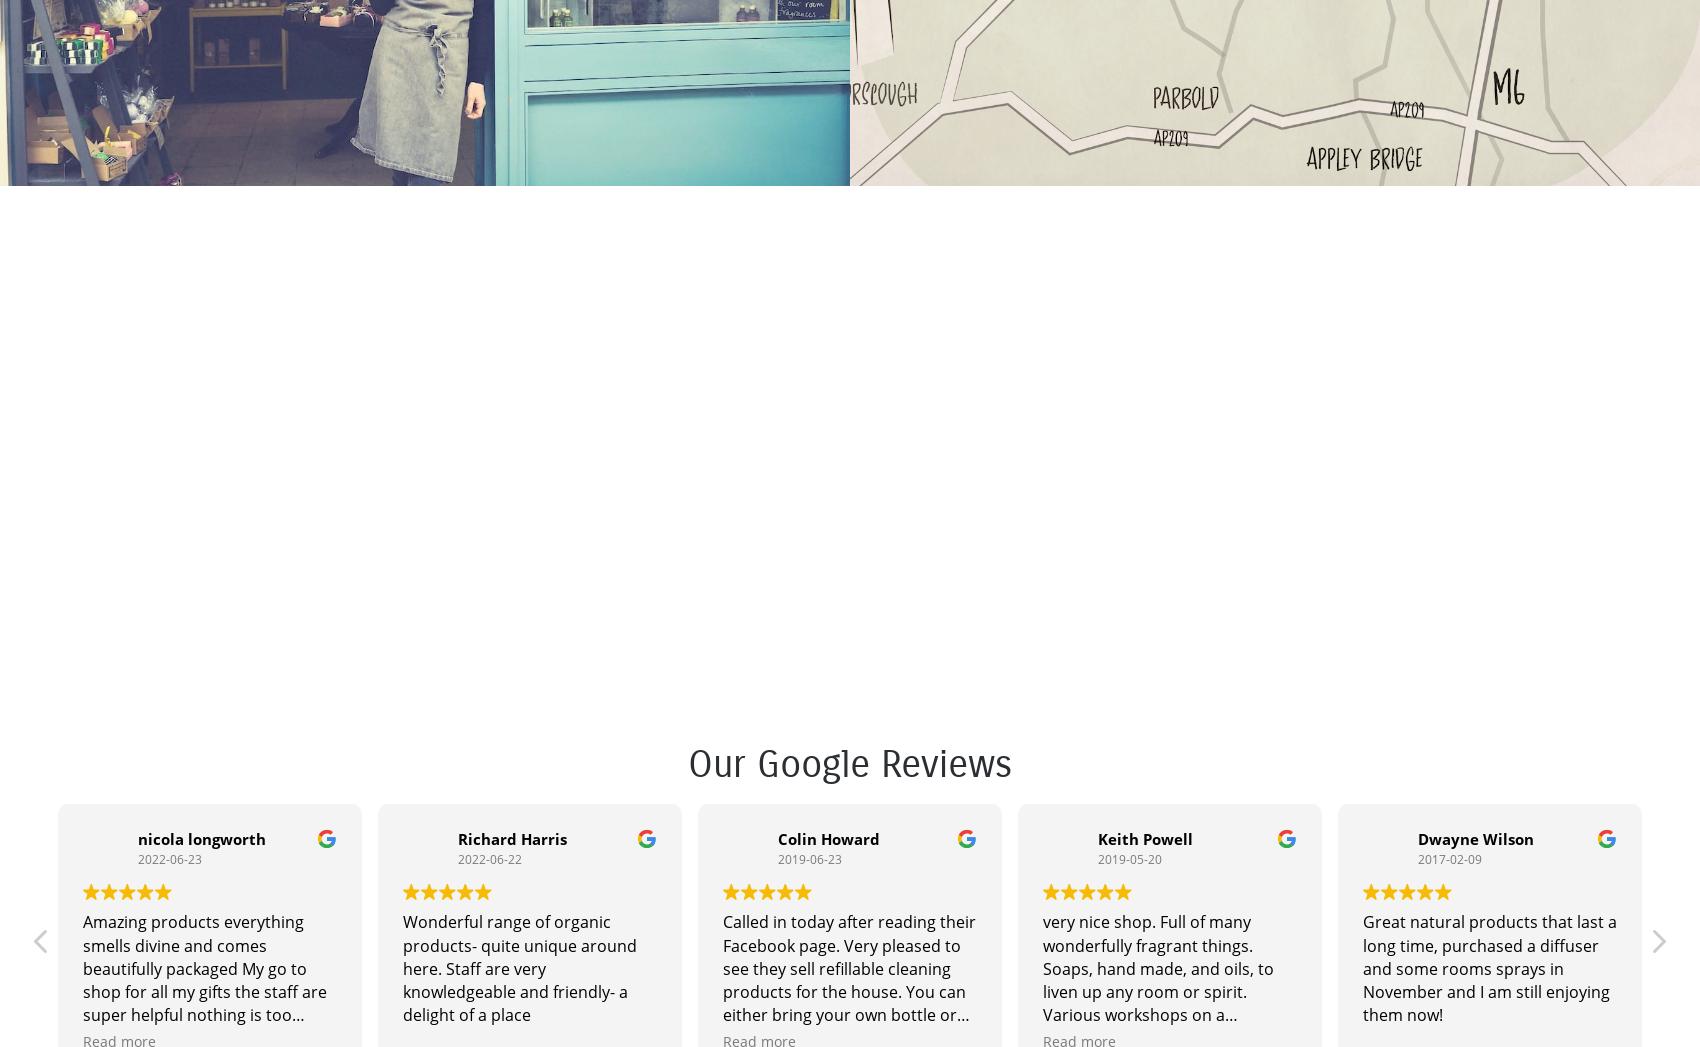  Describe the element at coordinates (827, 838) in the screenshot. I see `'Colin Howard'` at that location.